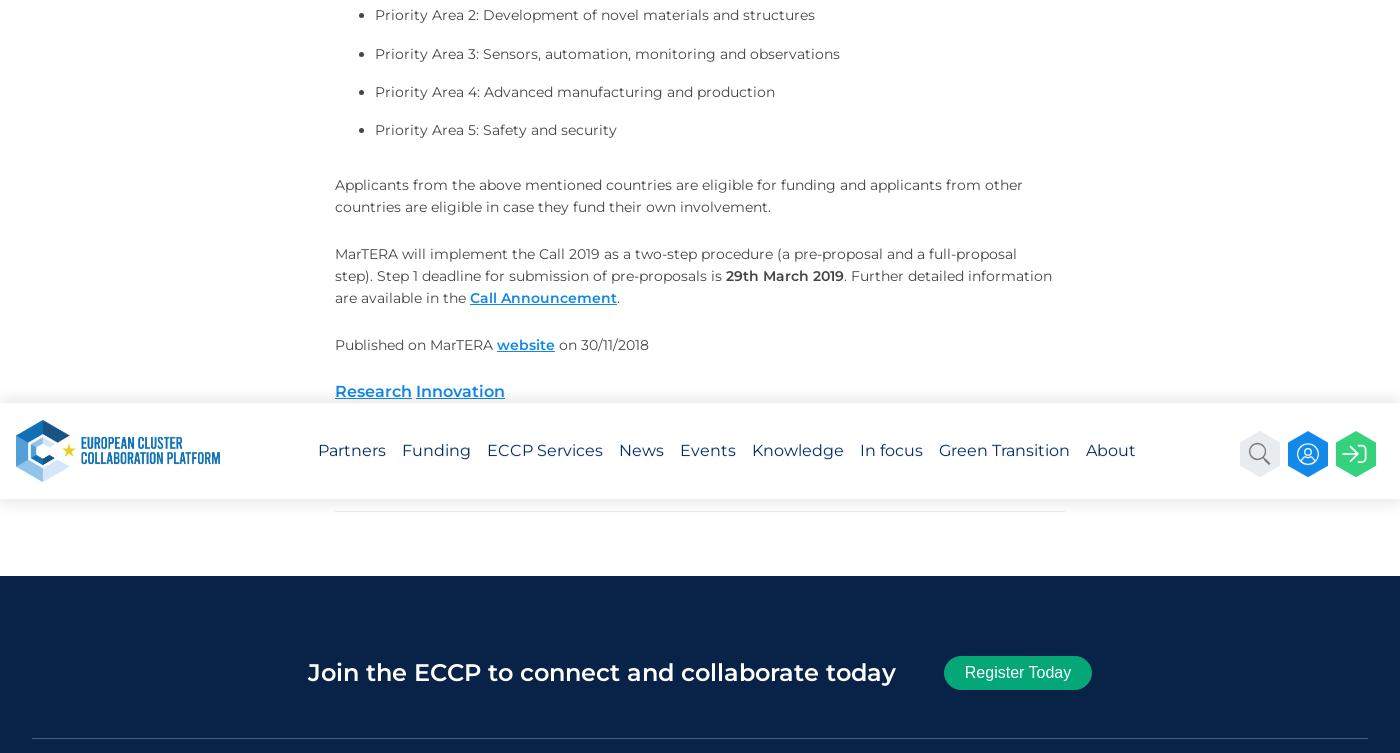  What do you see at coordinates (1079, 79) in the screenshot?
I see `'Creative
Commons Attribution 4.0 International (CC BY 4.0) licence.'` at bounding box center [1079, 79].